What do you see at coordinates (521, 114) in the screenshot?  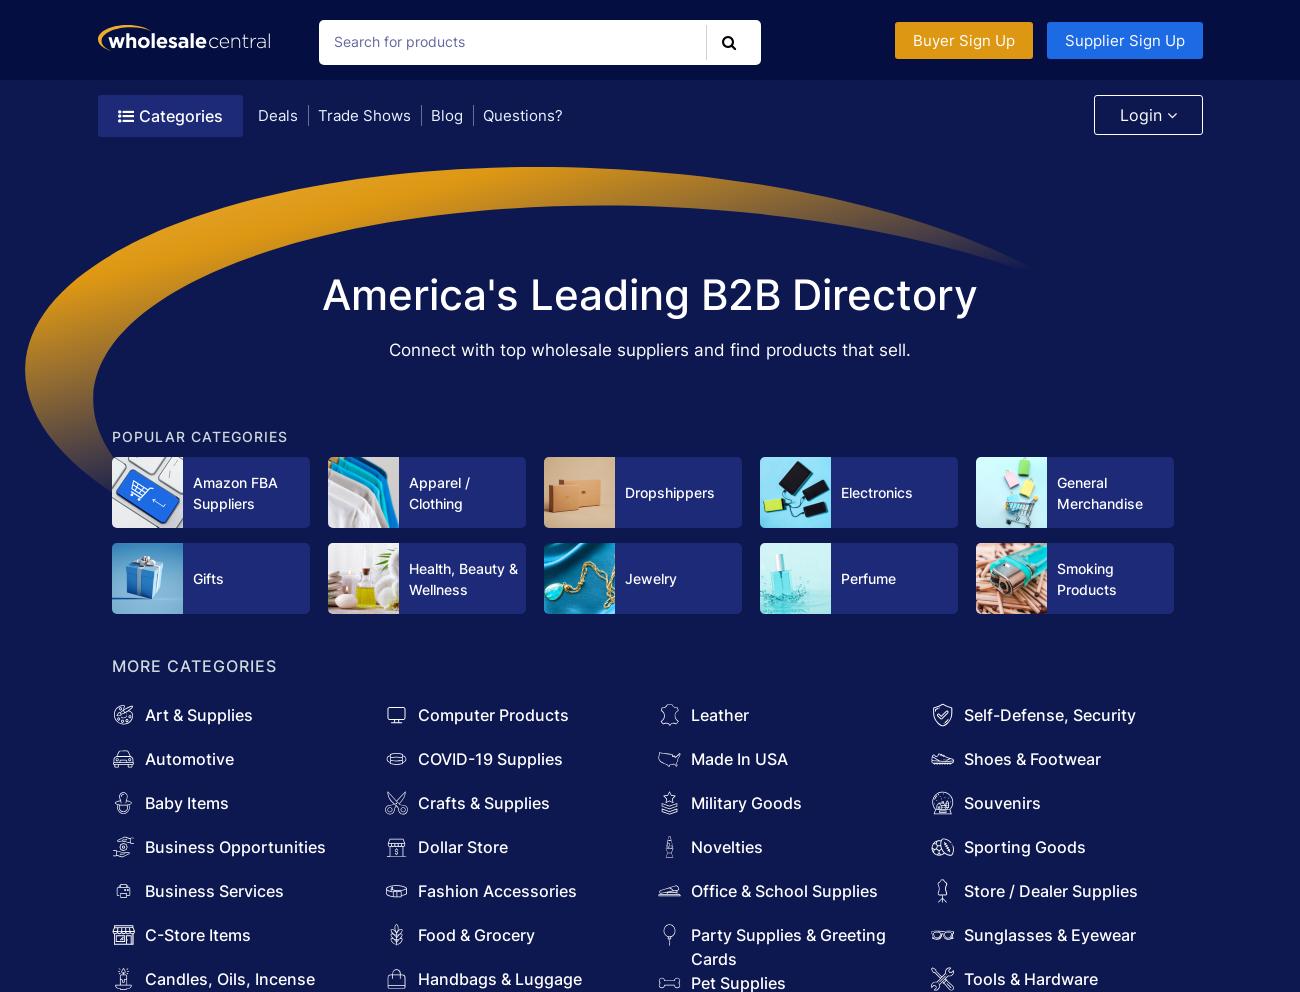 I see `'Questions?'` at bounding box center [521, 114].